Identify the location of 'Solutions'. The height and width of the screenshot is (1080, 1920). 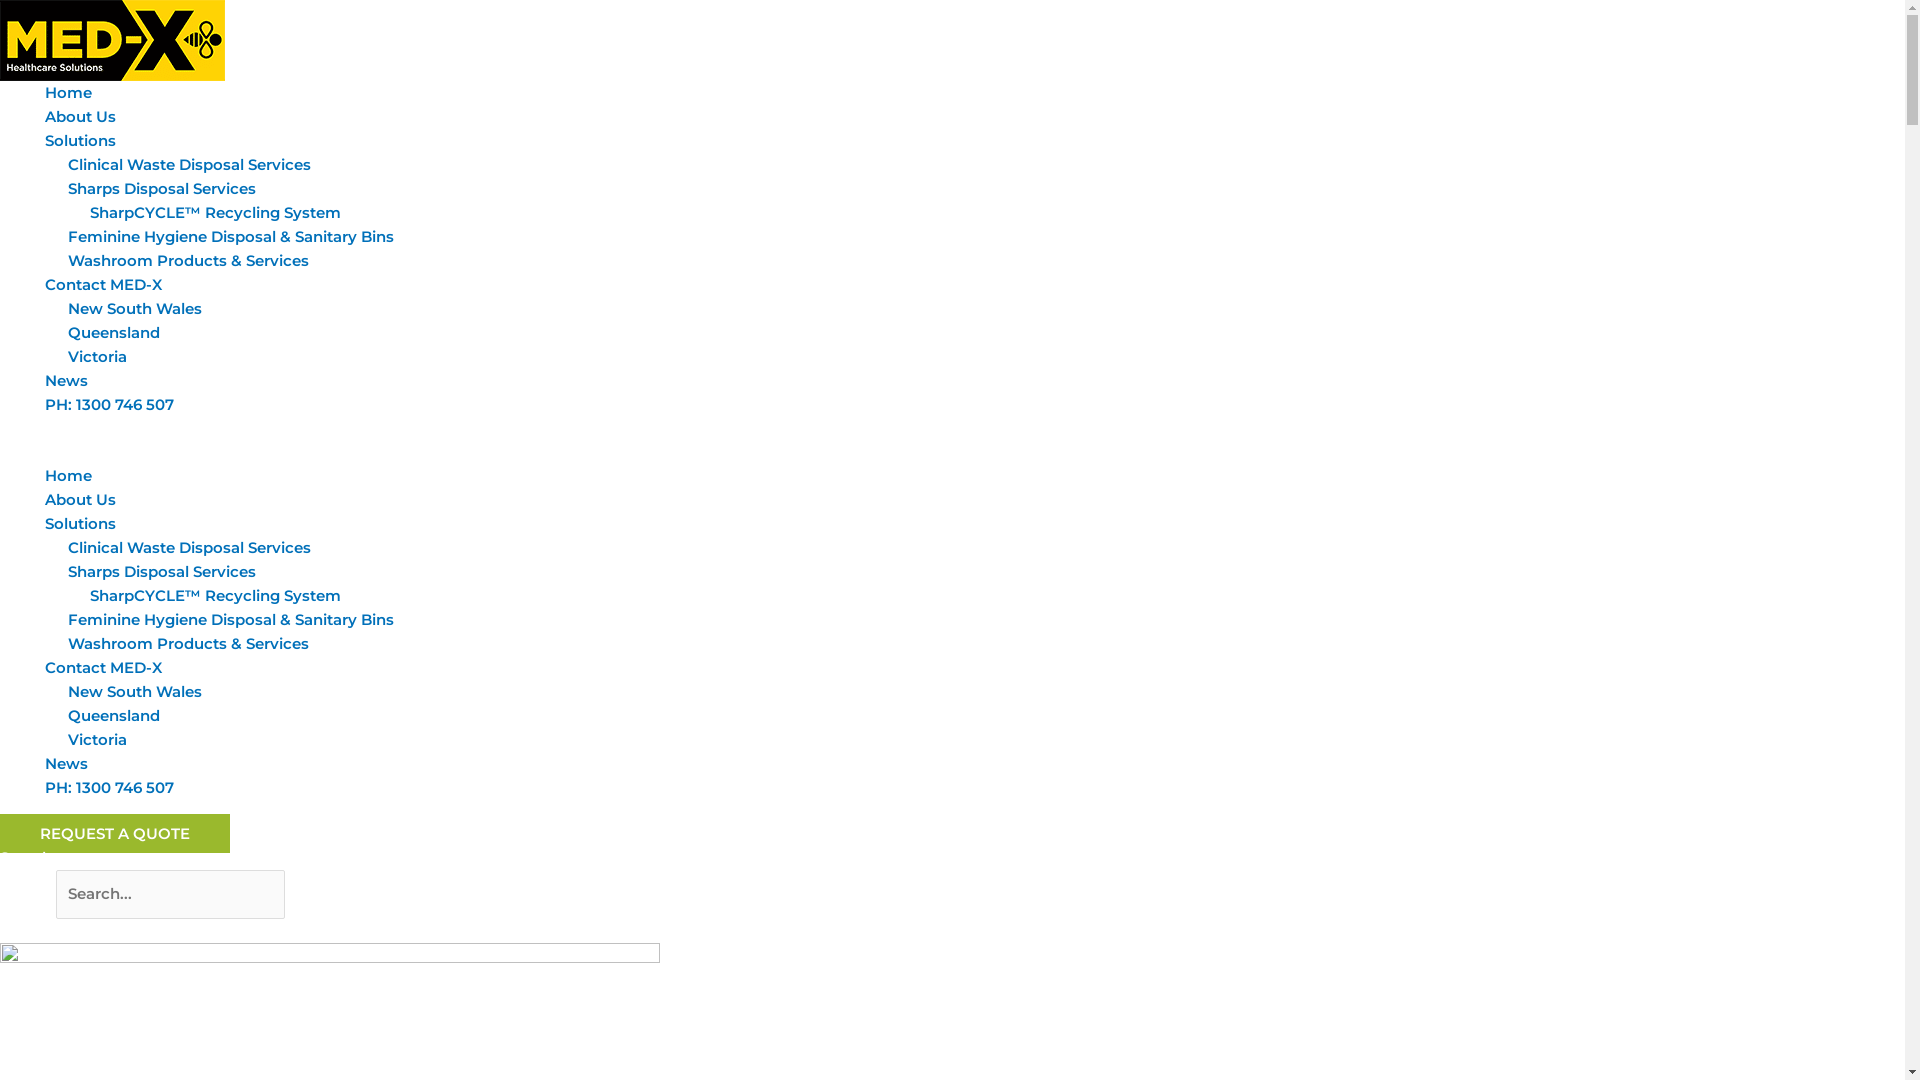
(80, 522).